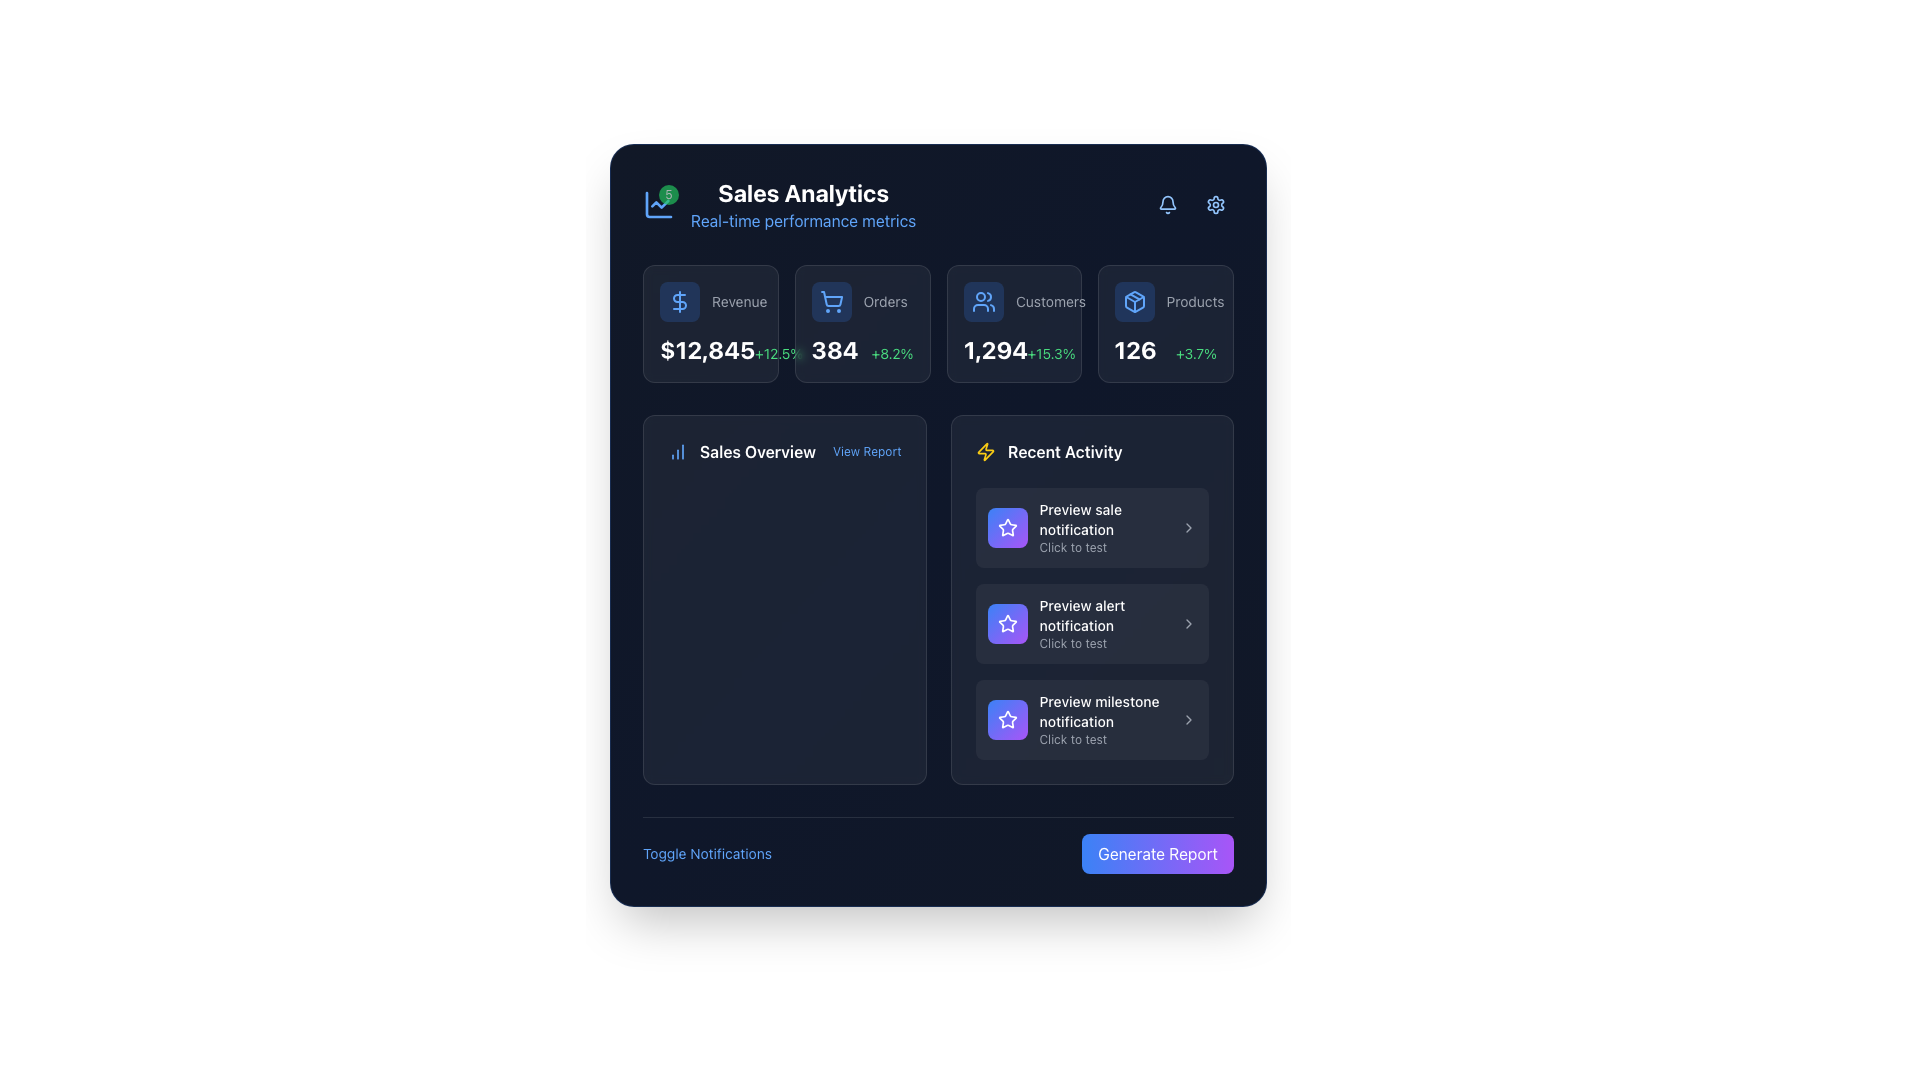  What do you see at coordinates (983, 301) in the screenshot?
I see `the user avatars icon, which is the third icon in a horizontal menu, outlined in blue and positioned between a shopping cart icon and a box icon` at bounding box center [983, 301].